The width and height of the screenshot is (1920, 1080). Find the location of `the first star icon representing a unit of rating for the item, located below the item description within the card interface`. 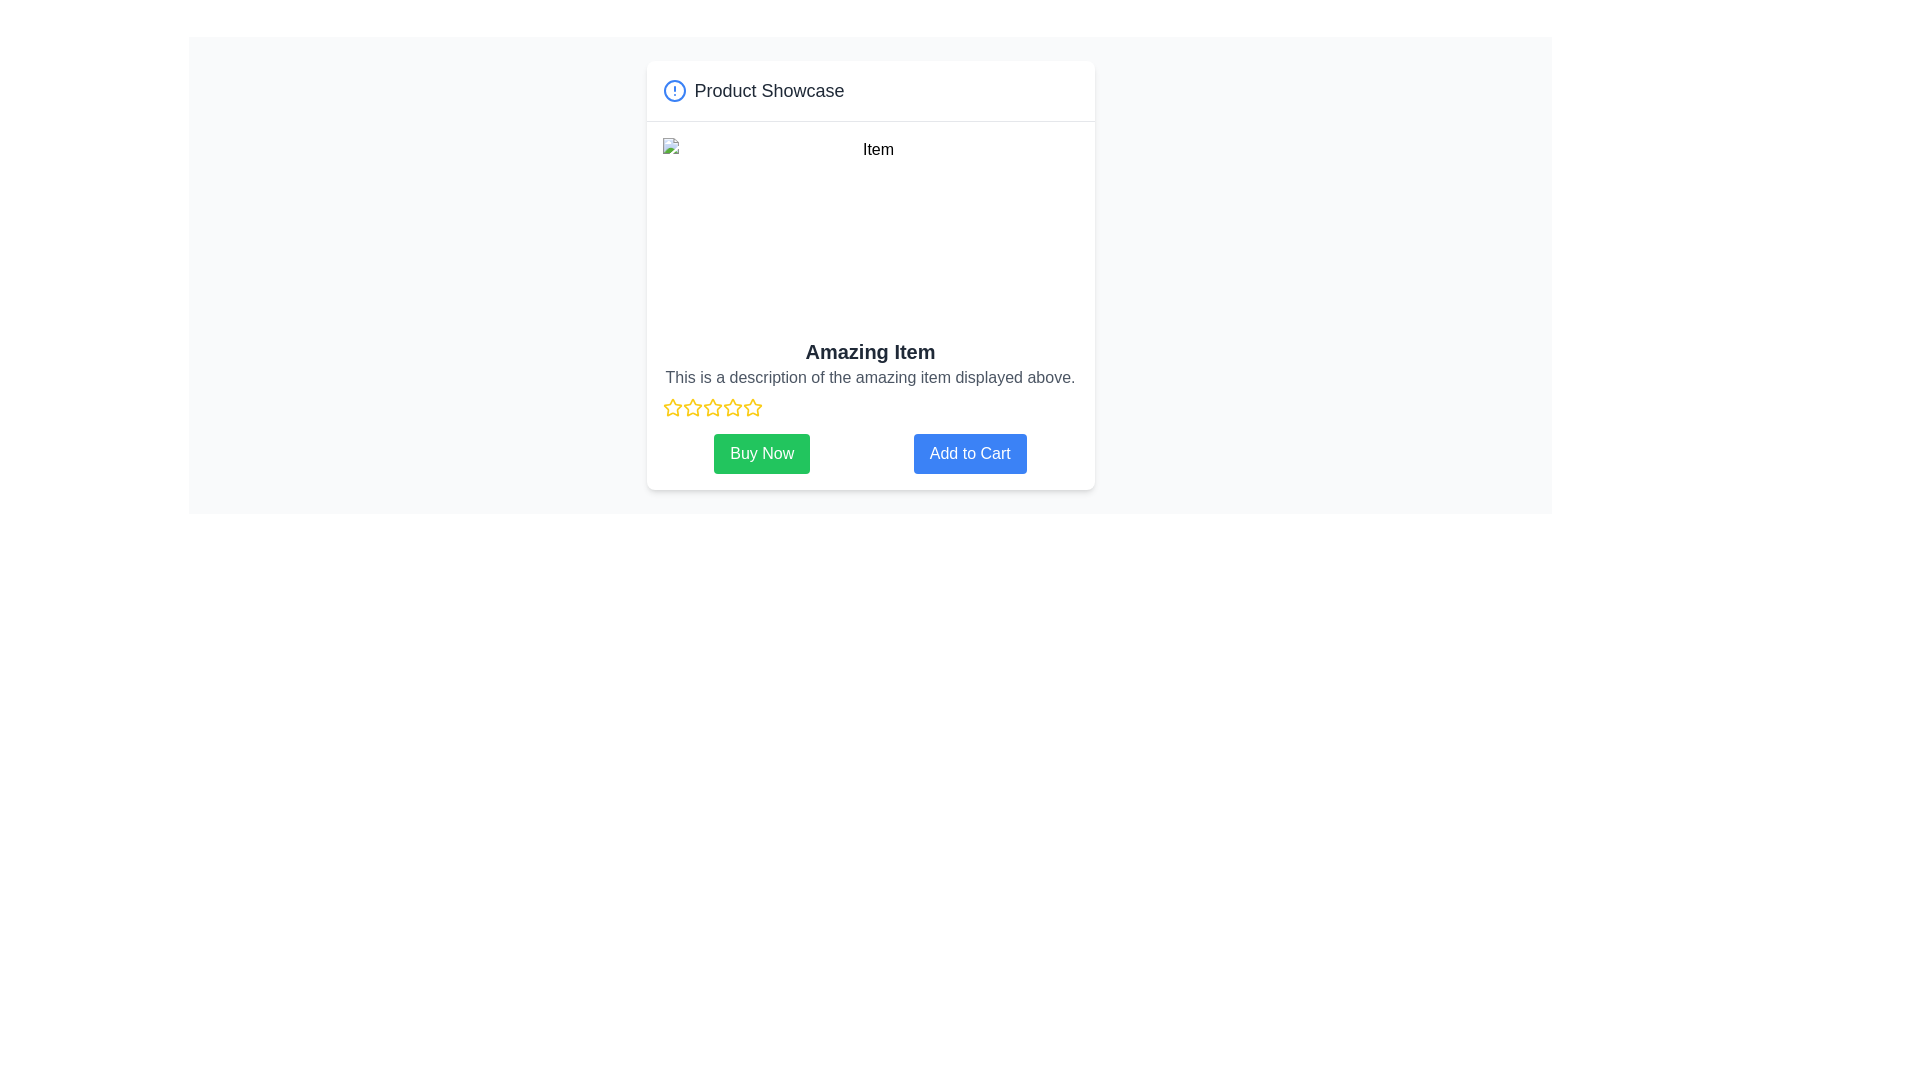

the first star icon representing a unit of rating for the item, located below the item description within the card interface is located at coordinates (672, 406).